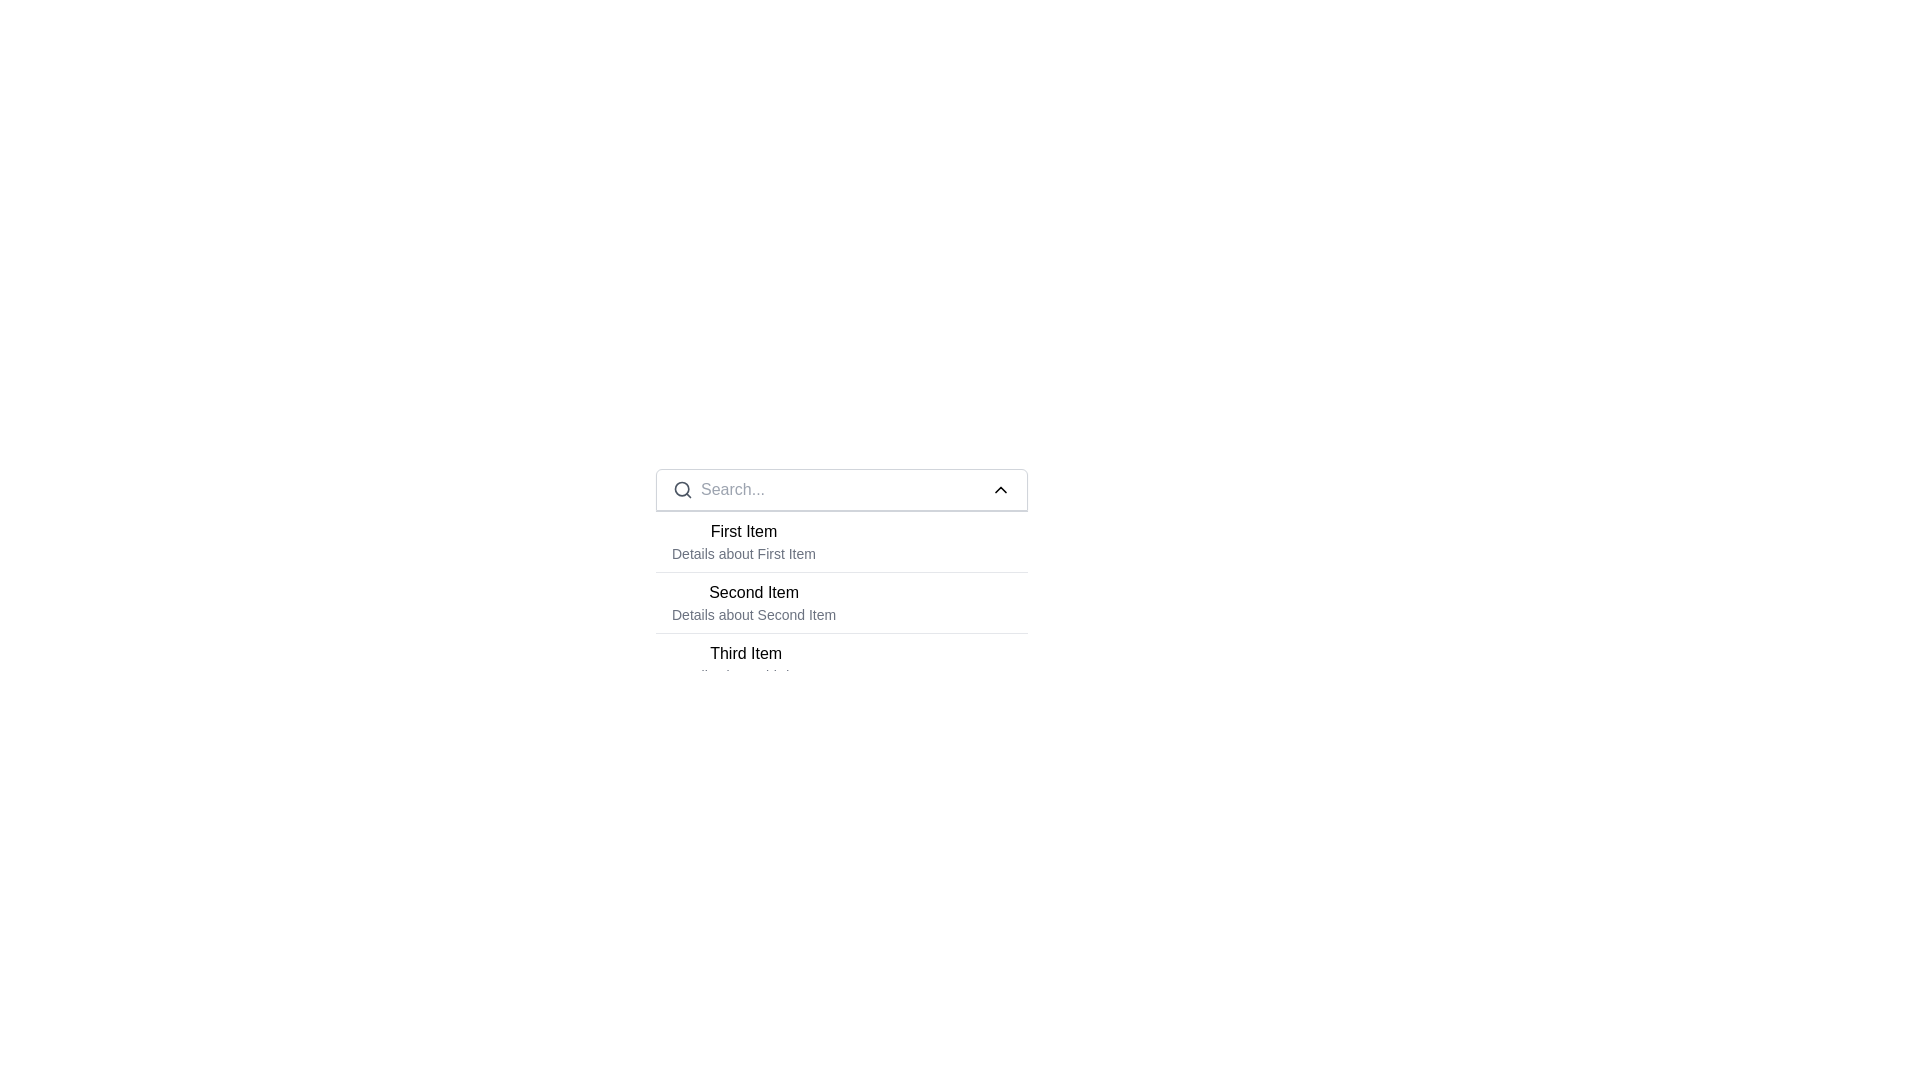 This screenshot has width=1920, height=1080. Describe the element at coordinates (753, 601) in the screenshot. I see `the list item labeled 'Second Item'` at that location.